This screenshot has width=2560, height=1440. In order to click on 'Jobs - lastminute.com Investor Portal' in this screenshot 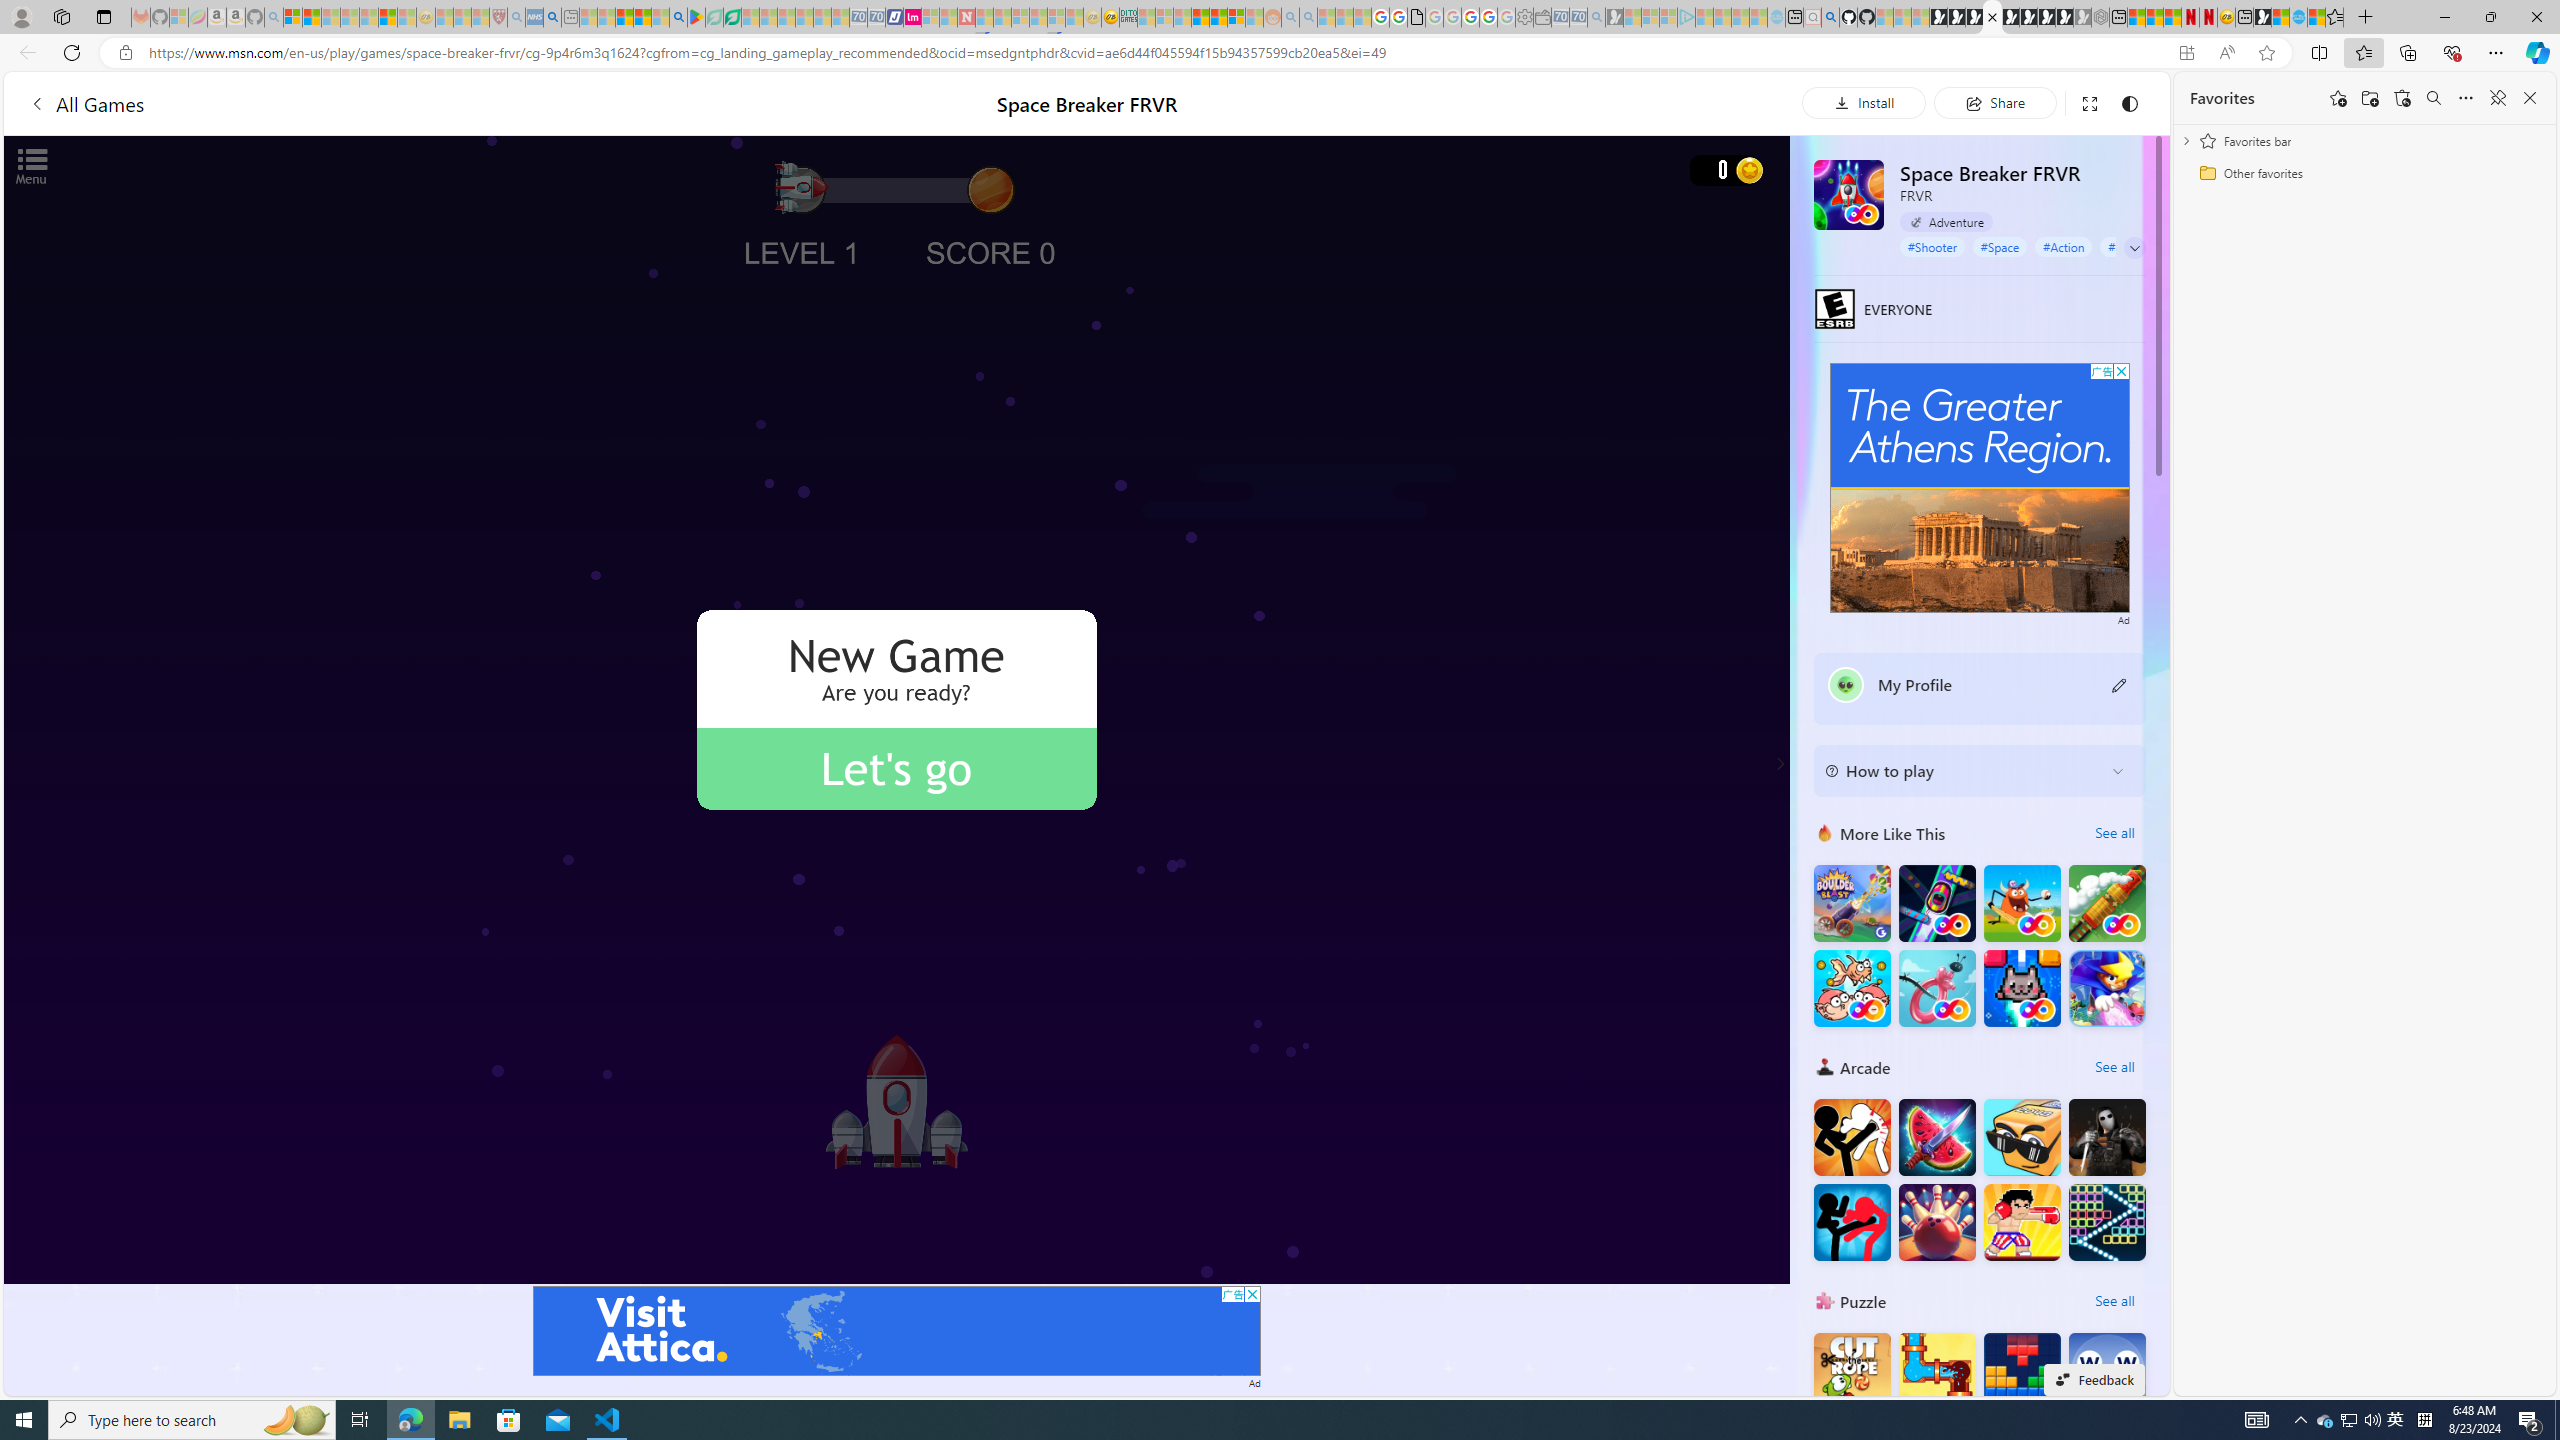, I will do `click(912, 16)`.